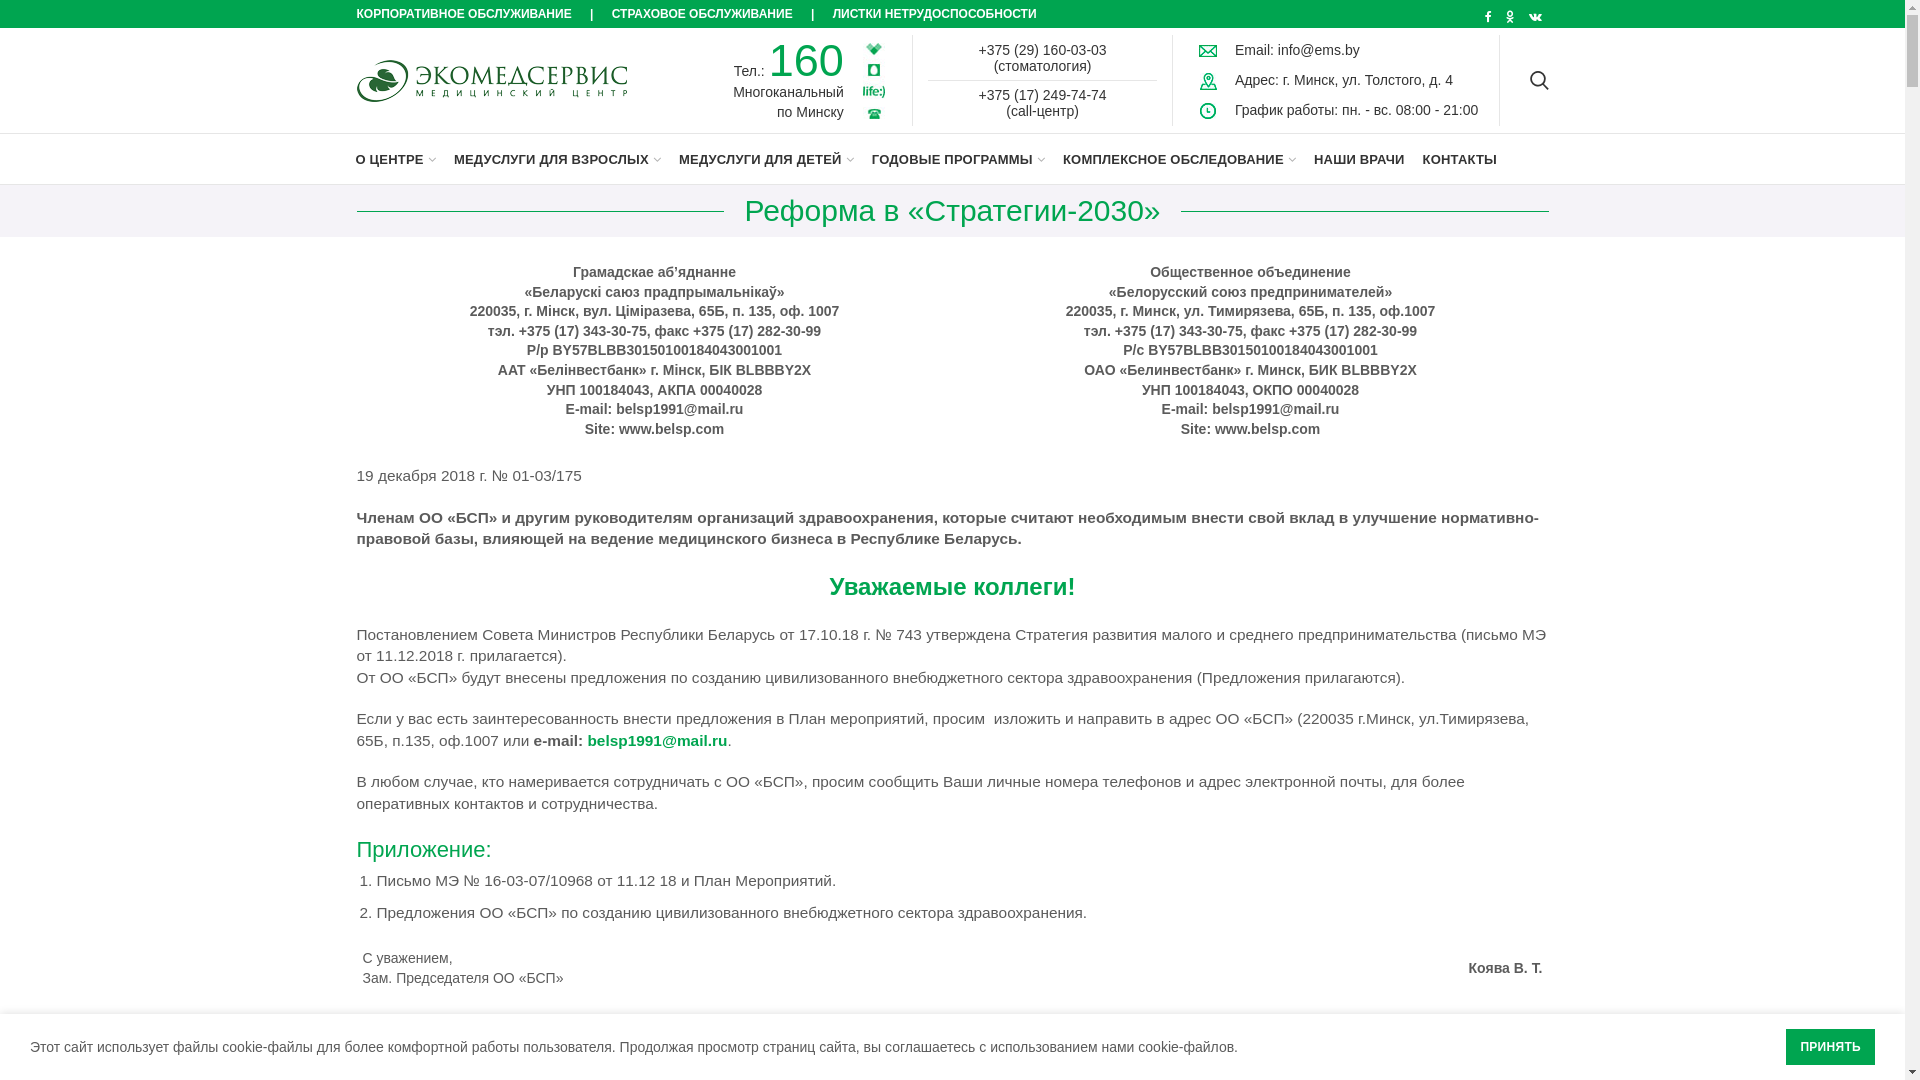  Describe the element at coordinates (1041, 95) in the screenshot. I see `'+375 (17) 249-74-74'` at that location.